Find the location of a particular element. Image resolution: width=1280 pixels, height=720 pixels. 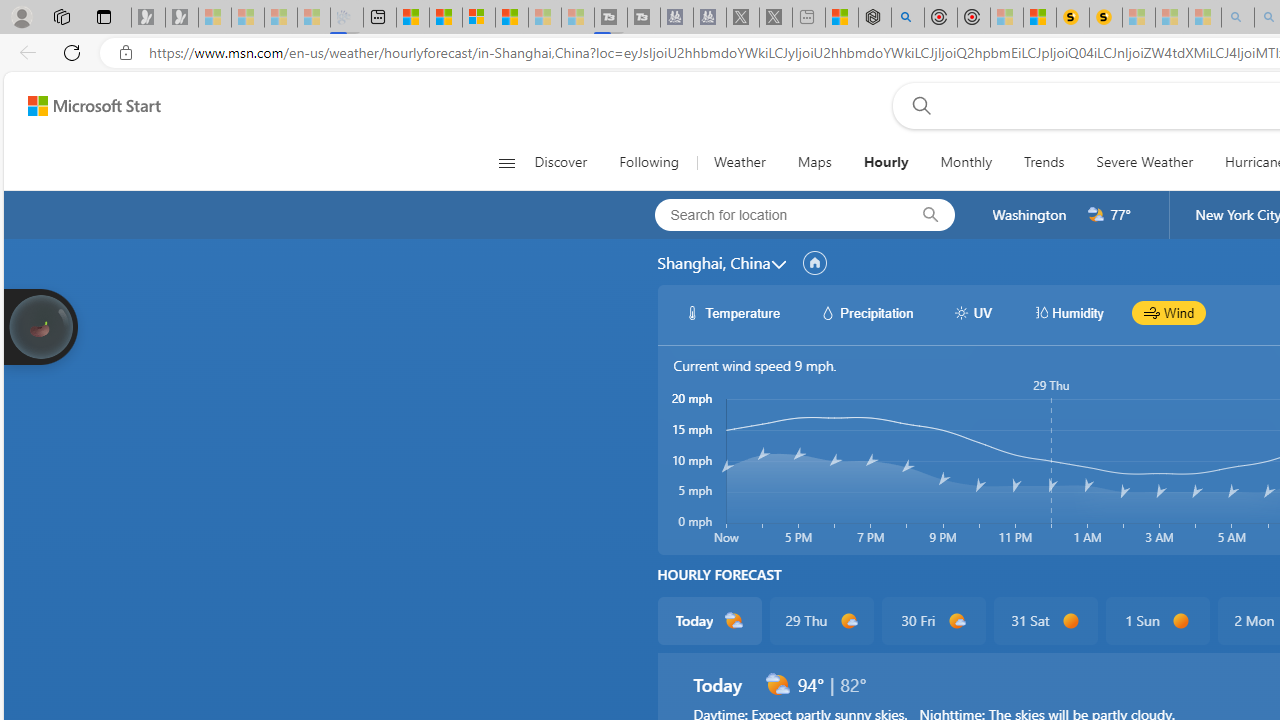

'Skip to footer' is located at coordinates (81, 105).